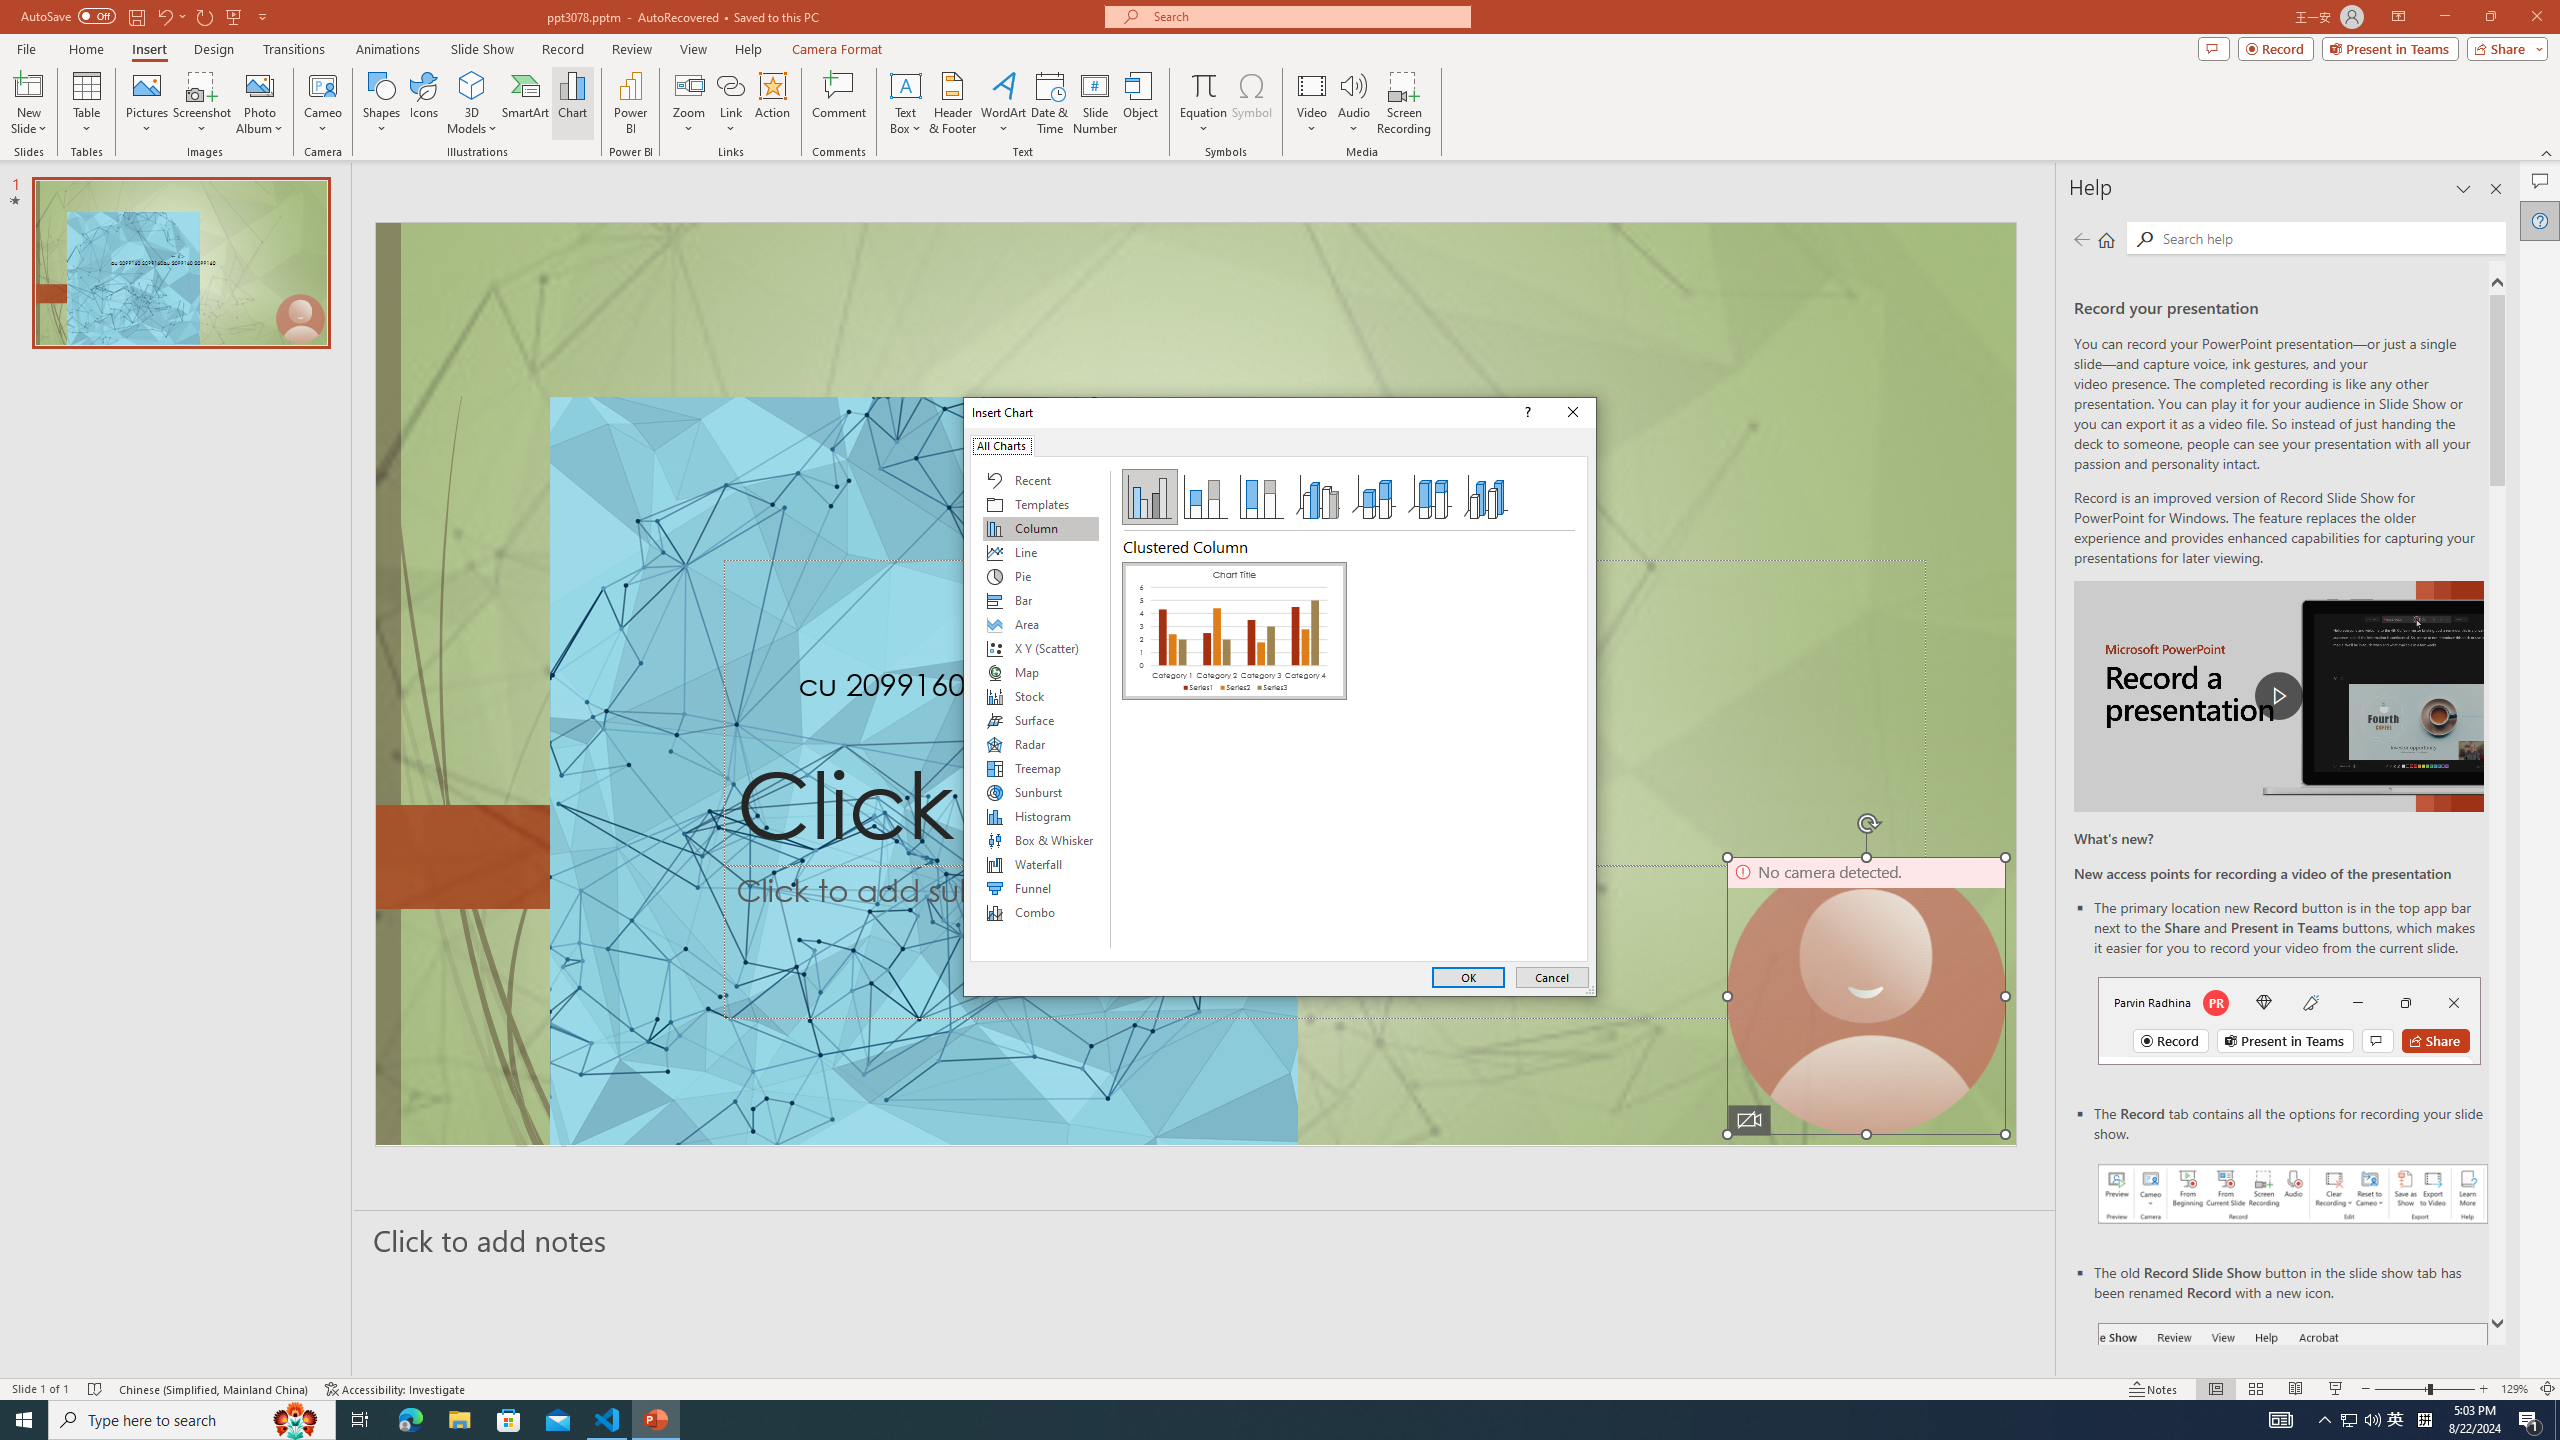  What do you see at coordinates (423, 103) in the screenshot?
I see `'Icons'` at bounding box center [423, 103].